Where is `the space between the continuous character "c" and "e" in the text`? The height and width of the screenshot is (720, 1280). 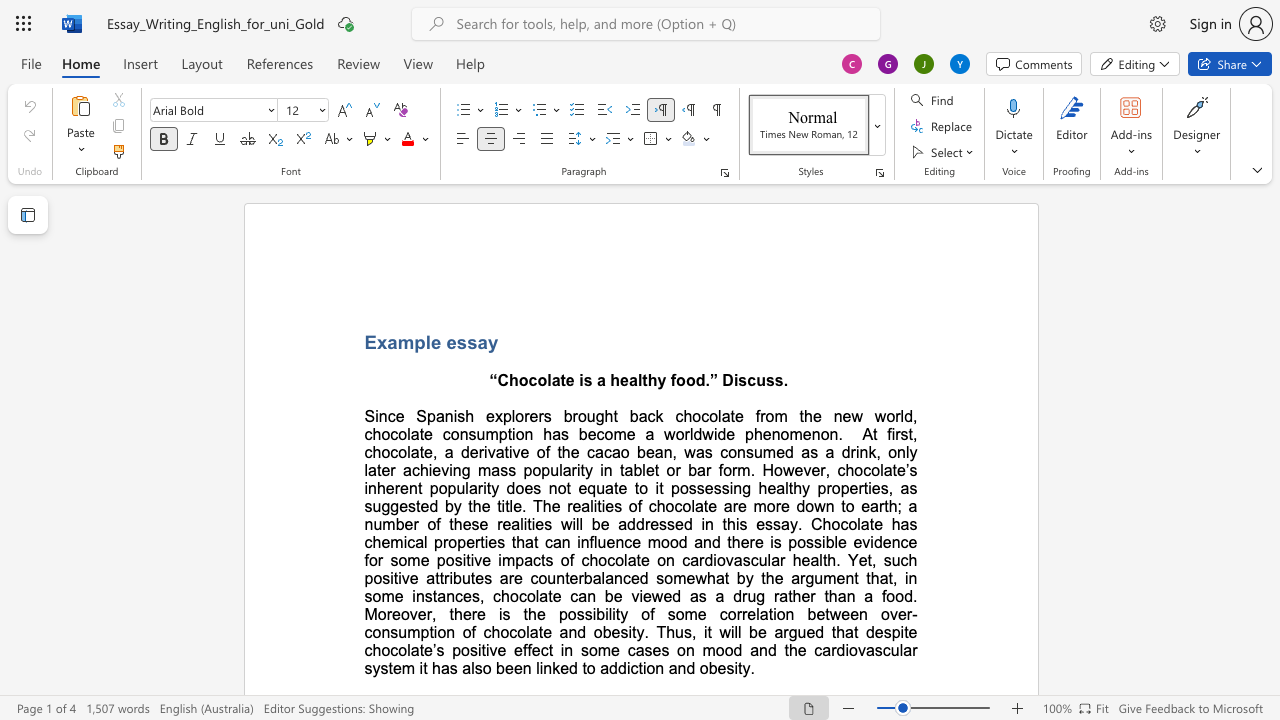 the space between the continuous character "c" and "e" in the text is located at coordinates (907, 542).